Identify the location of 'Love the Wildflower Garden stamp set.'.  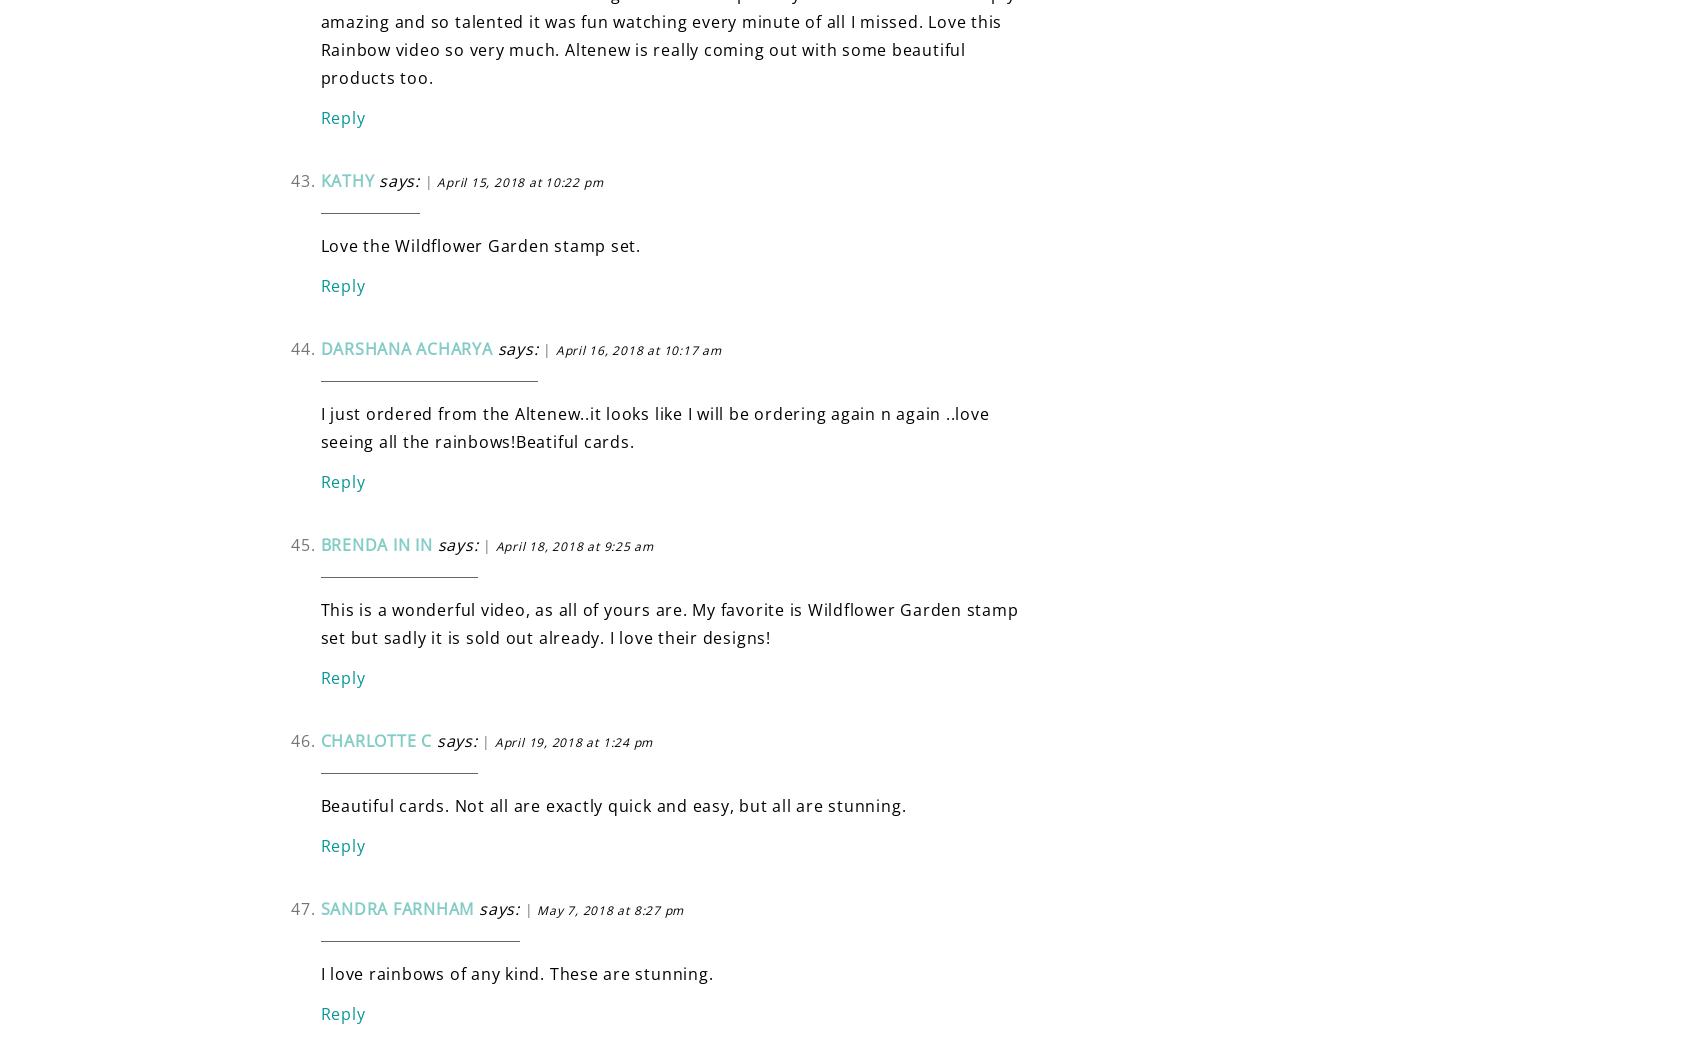
(479, 243).